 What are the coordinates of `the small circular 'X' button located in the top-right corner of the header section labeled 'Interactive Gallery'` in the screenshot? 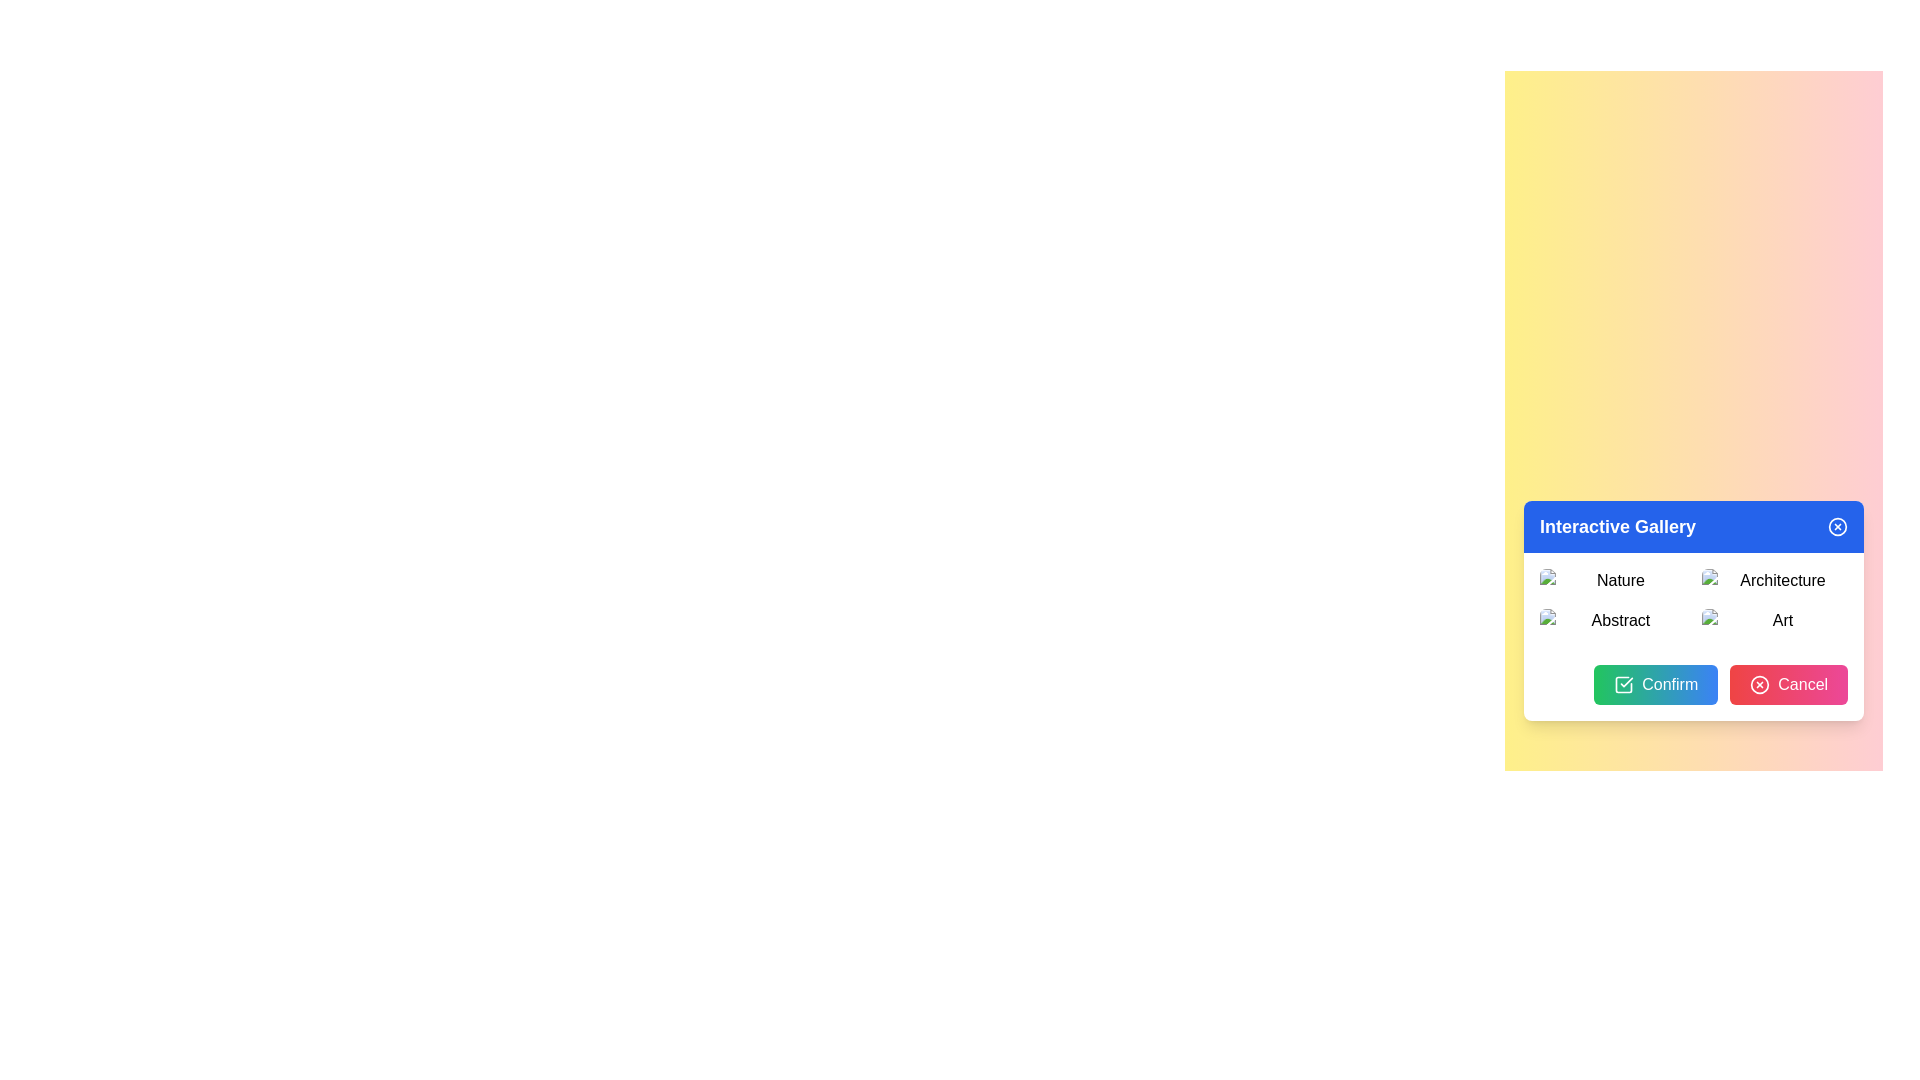 It's located at (1838, 526).